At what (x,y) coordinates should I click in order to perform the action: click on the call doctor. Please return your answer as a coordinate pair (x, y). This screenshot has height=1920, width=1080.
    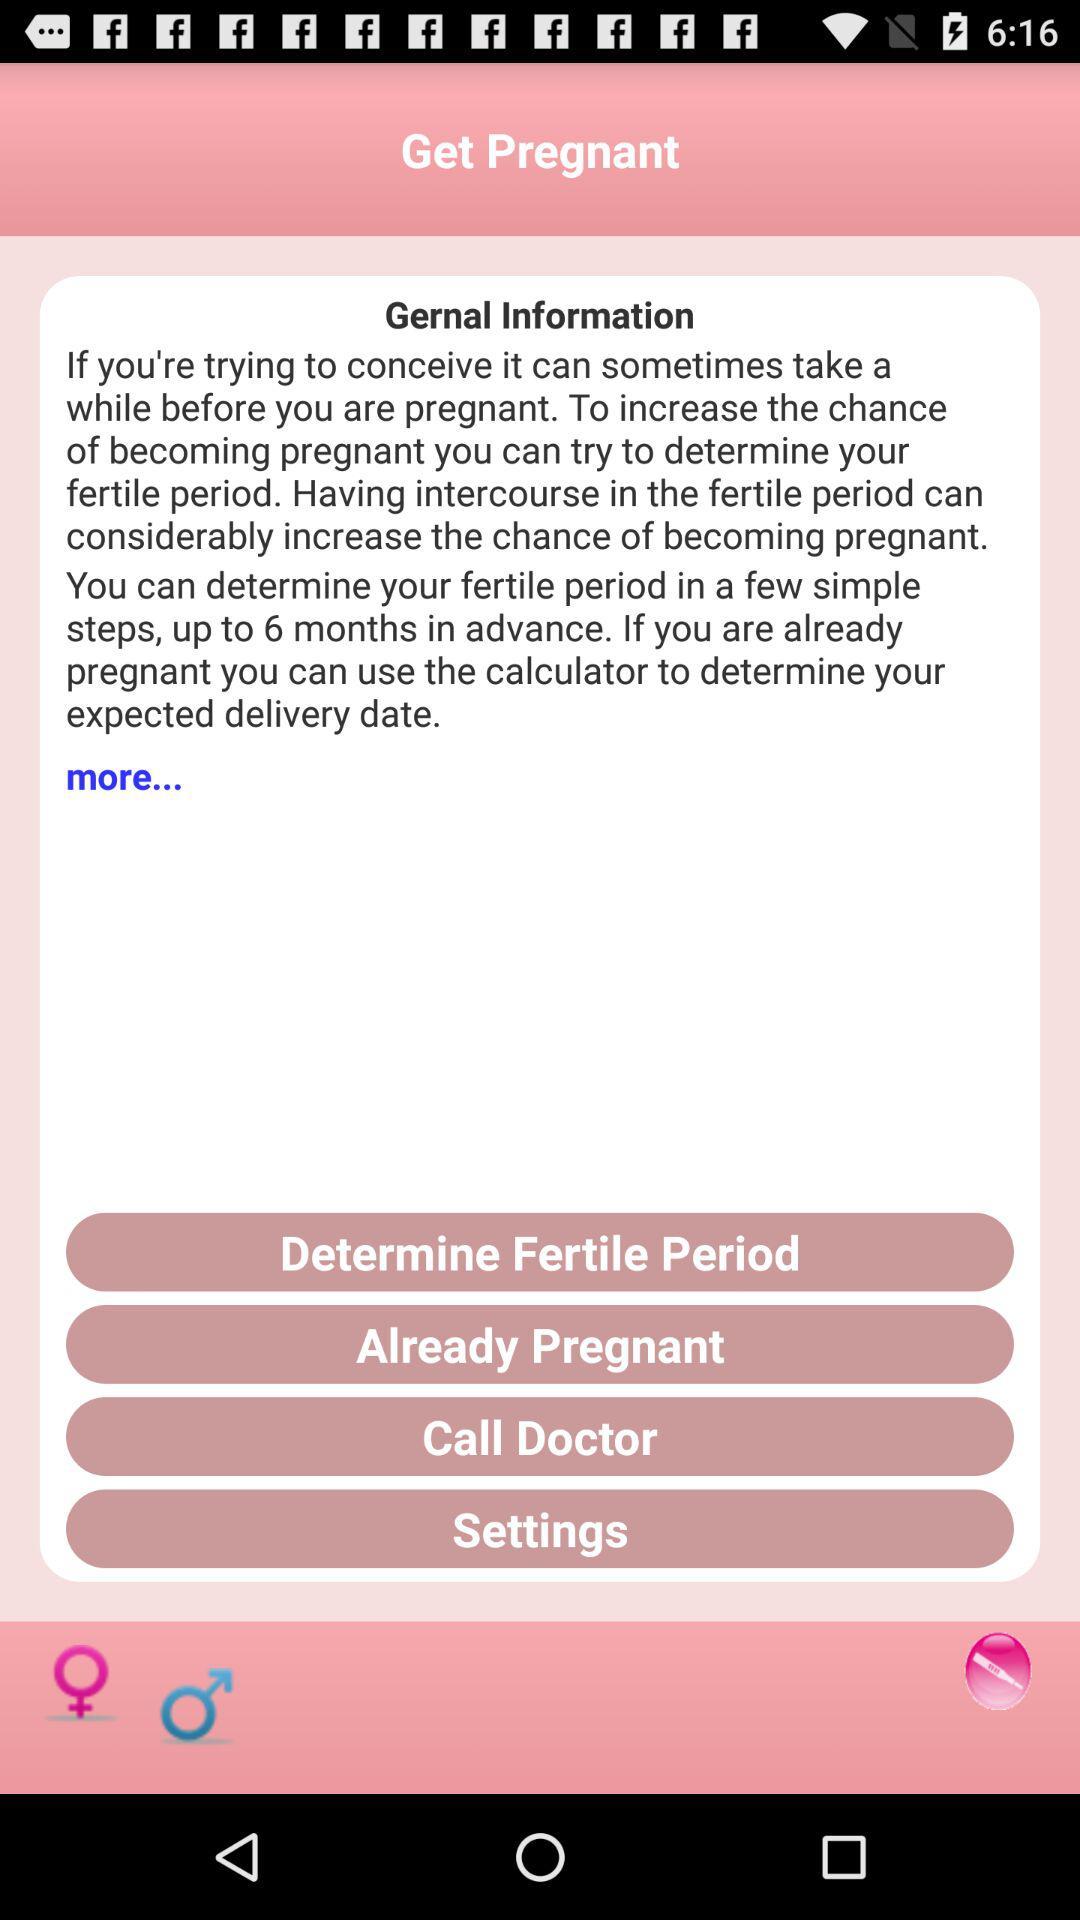
    Looking at the image, I should click on (540, 1435).